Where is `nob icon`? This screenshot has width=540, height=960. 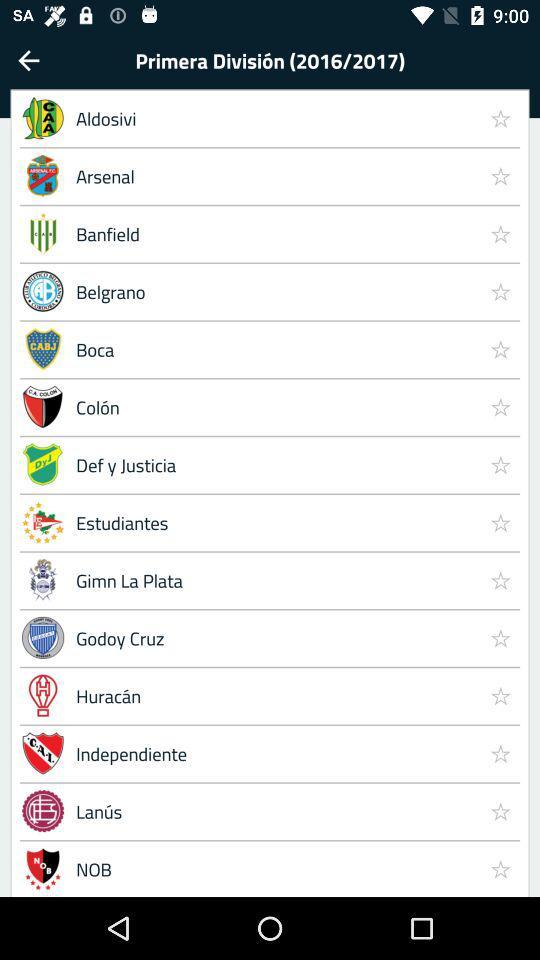 nob icon is located at coordinates (272, 867).